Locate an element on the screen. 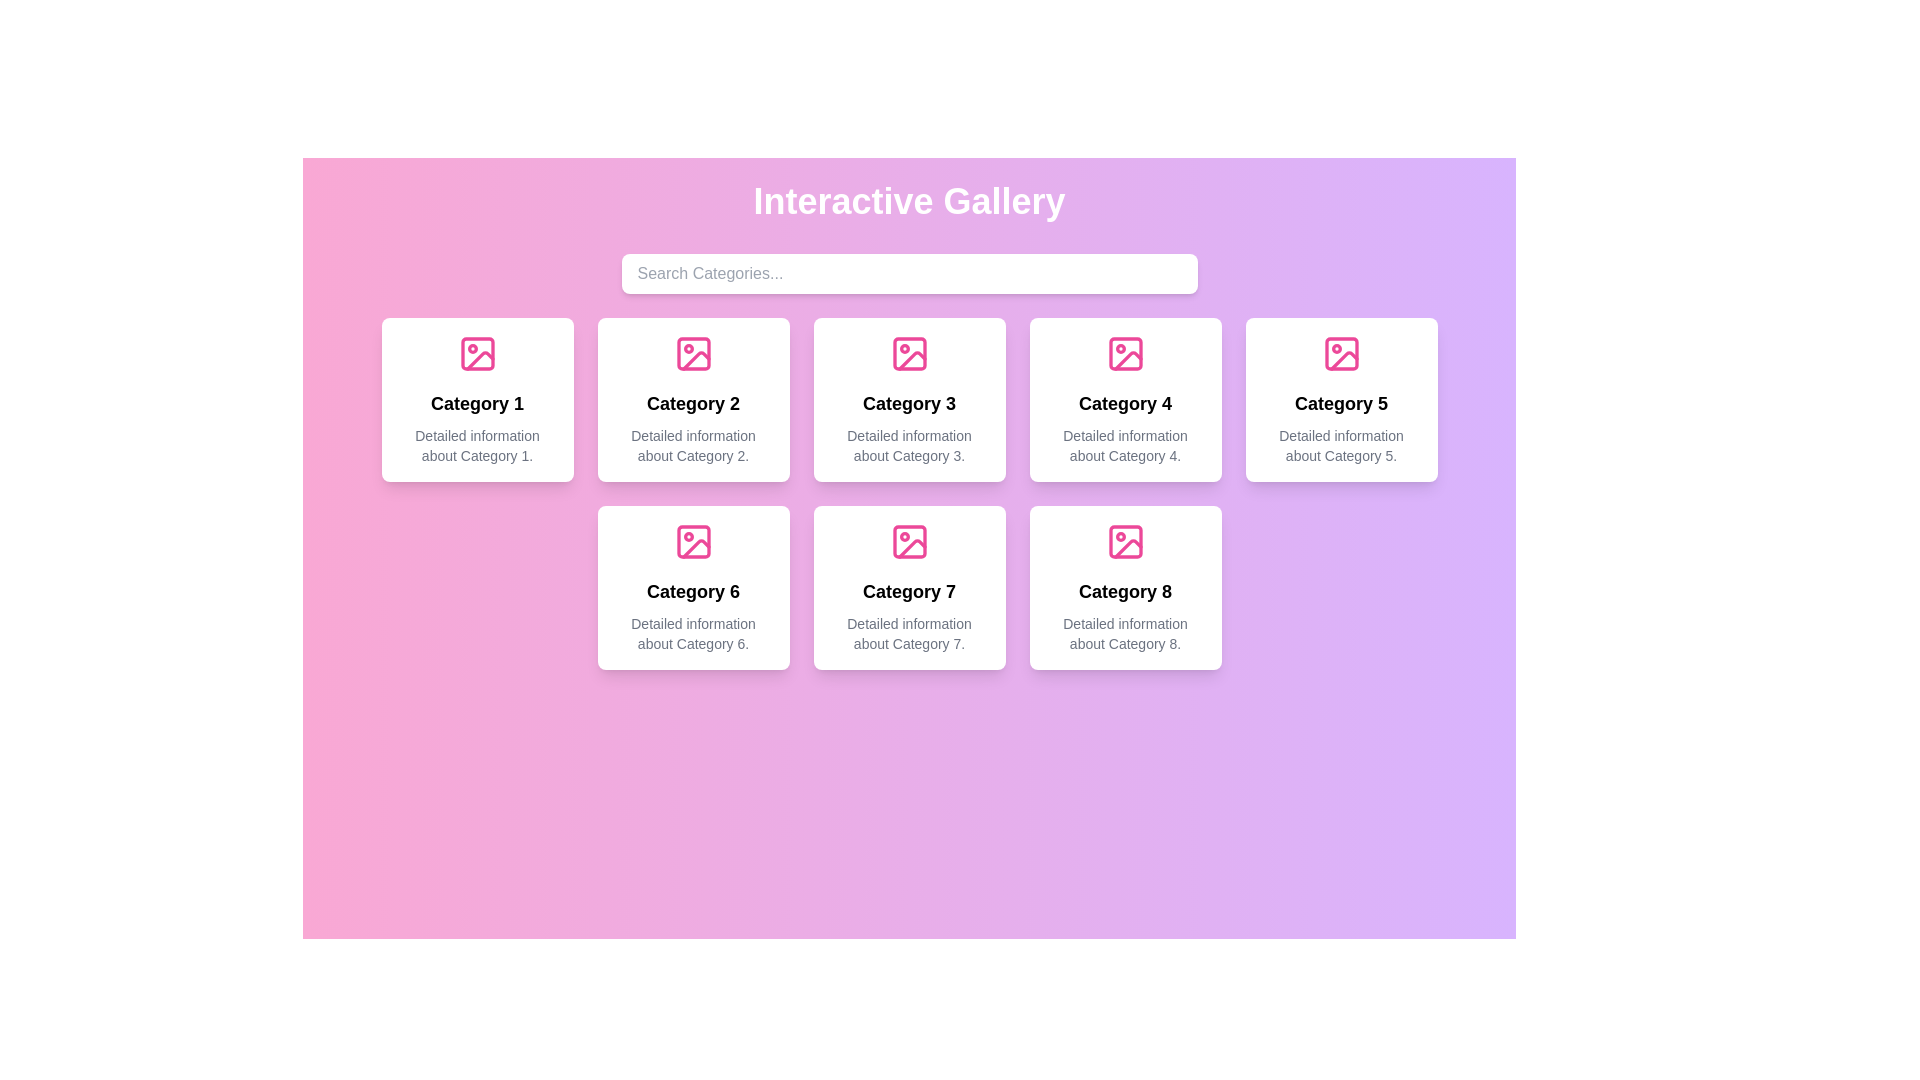 This screenshot has width=1920, height=1080. the icon or decorative shape located within the fourth category card titled 'Category 4', which is positioned in the second row and fourth column of the grid layout is located at coordinates (1125, 353).